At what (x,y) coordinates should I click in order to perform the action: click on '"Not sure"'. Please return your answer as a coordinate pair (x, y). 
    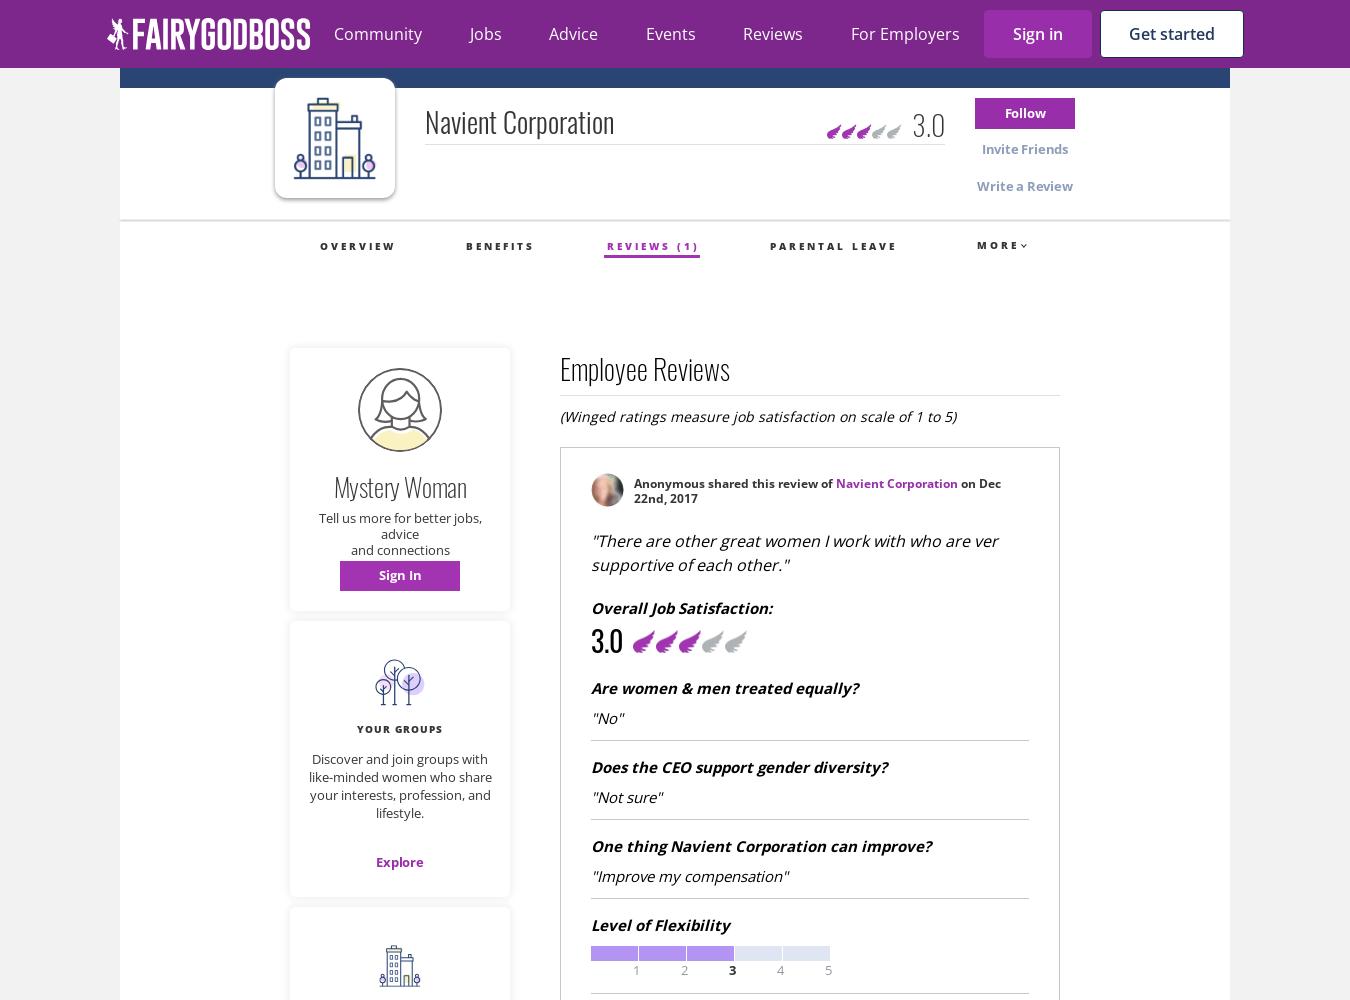
    Looking at the image, I should click on (626, 797).